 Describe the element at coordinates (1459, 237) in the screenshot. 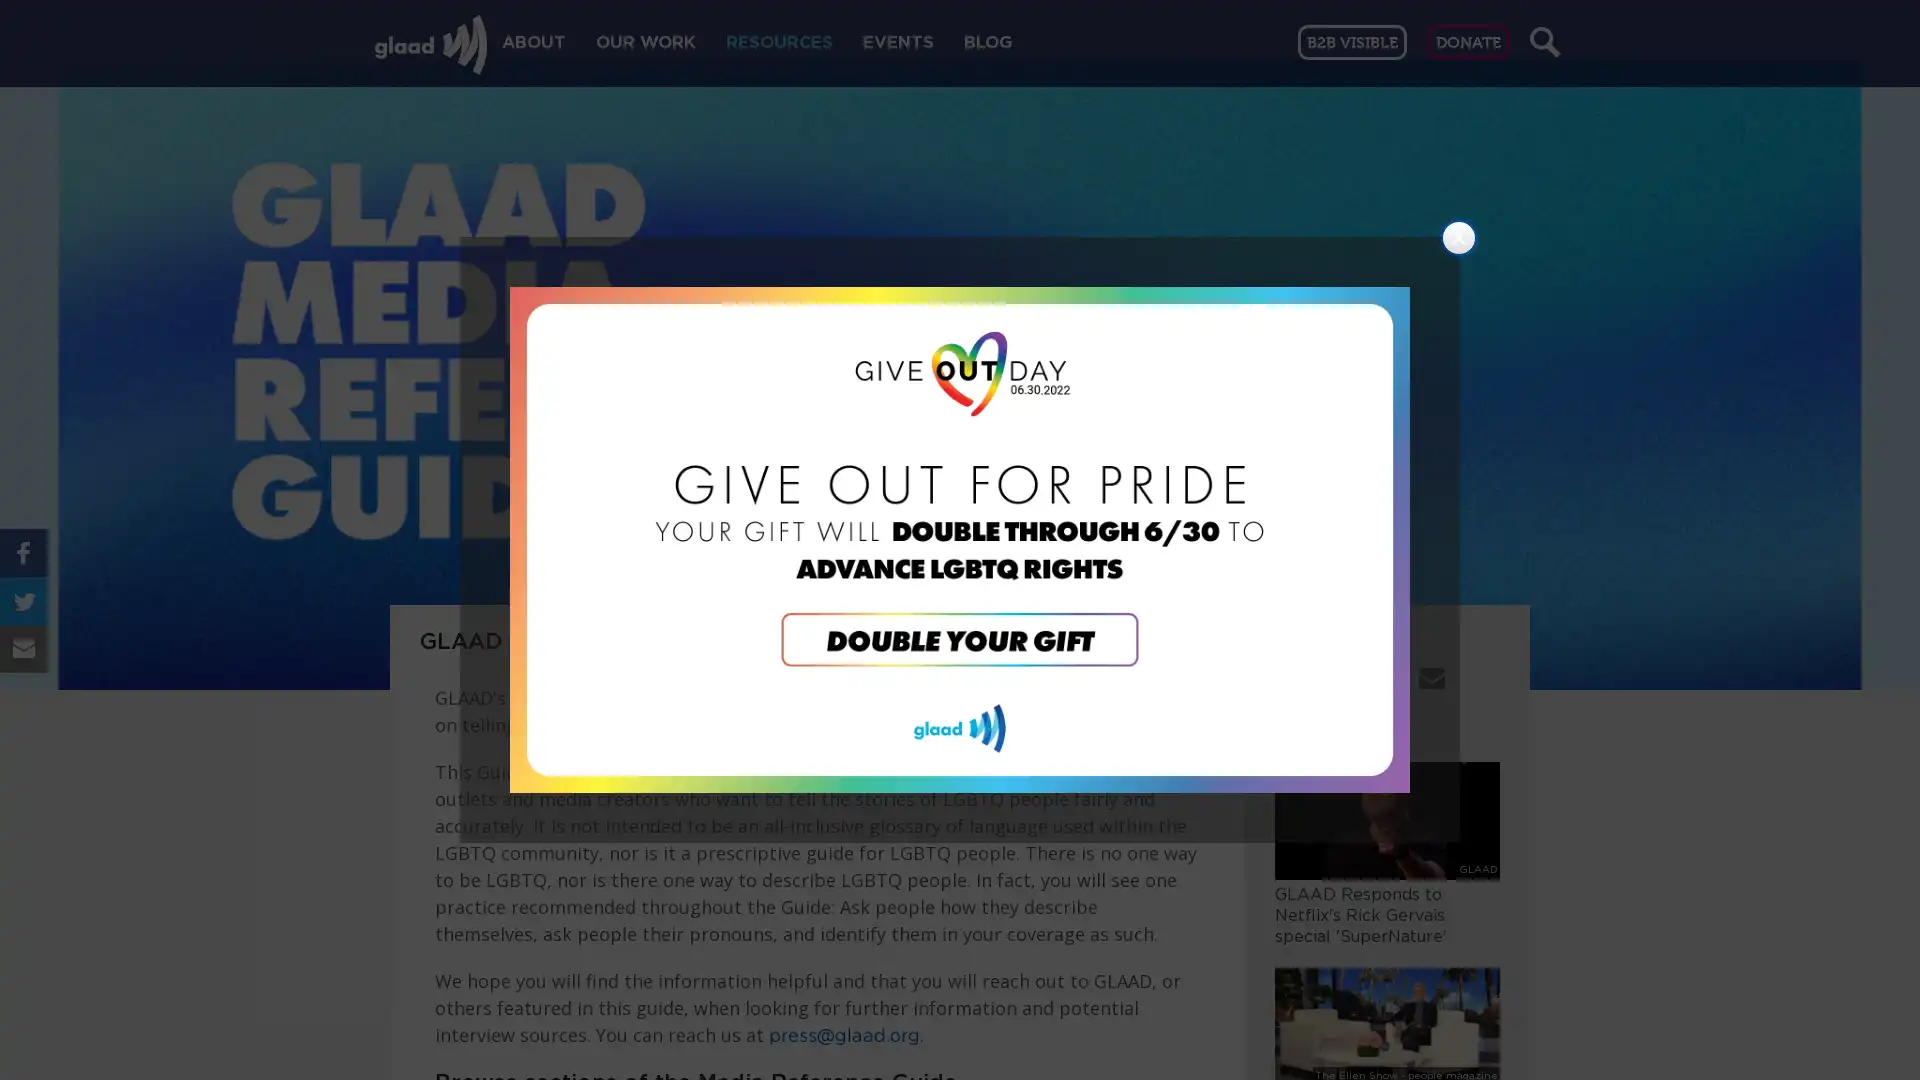

I see `Close` at that location.